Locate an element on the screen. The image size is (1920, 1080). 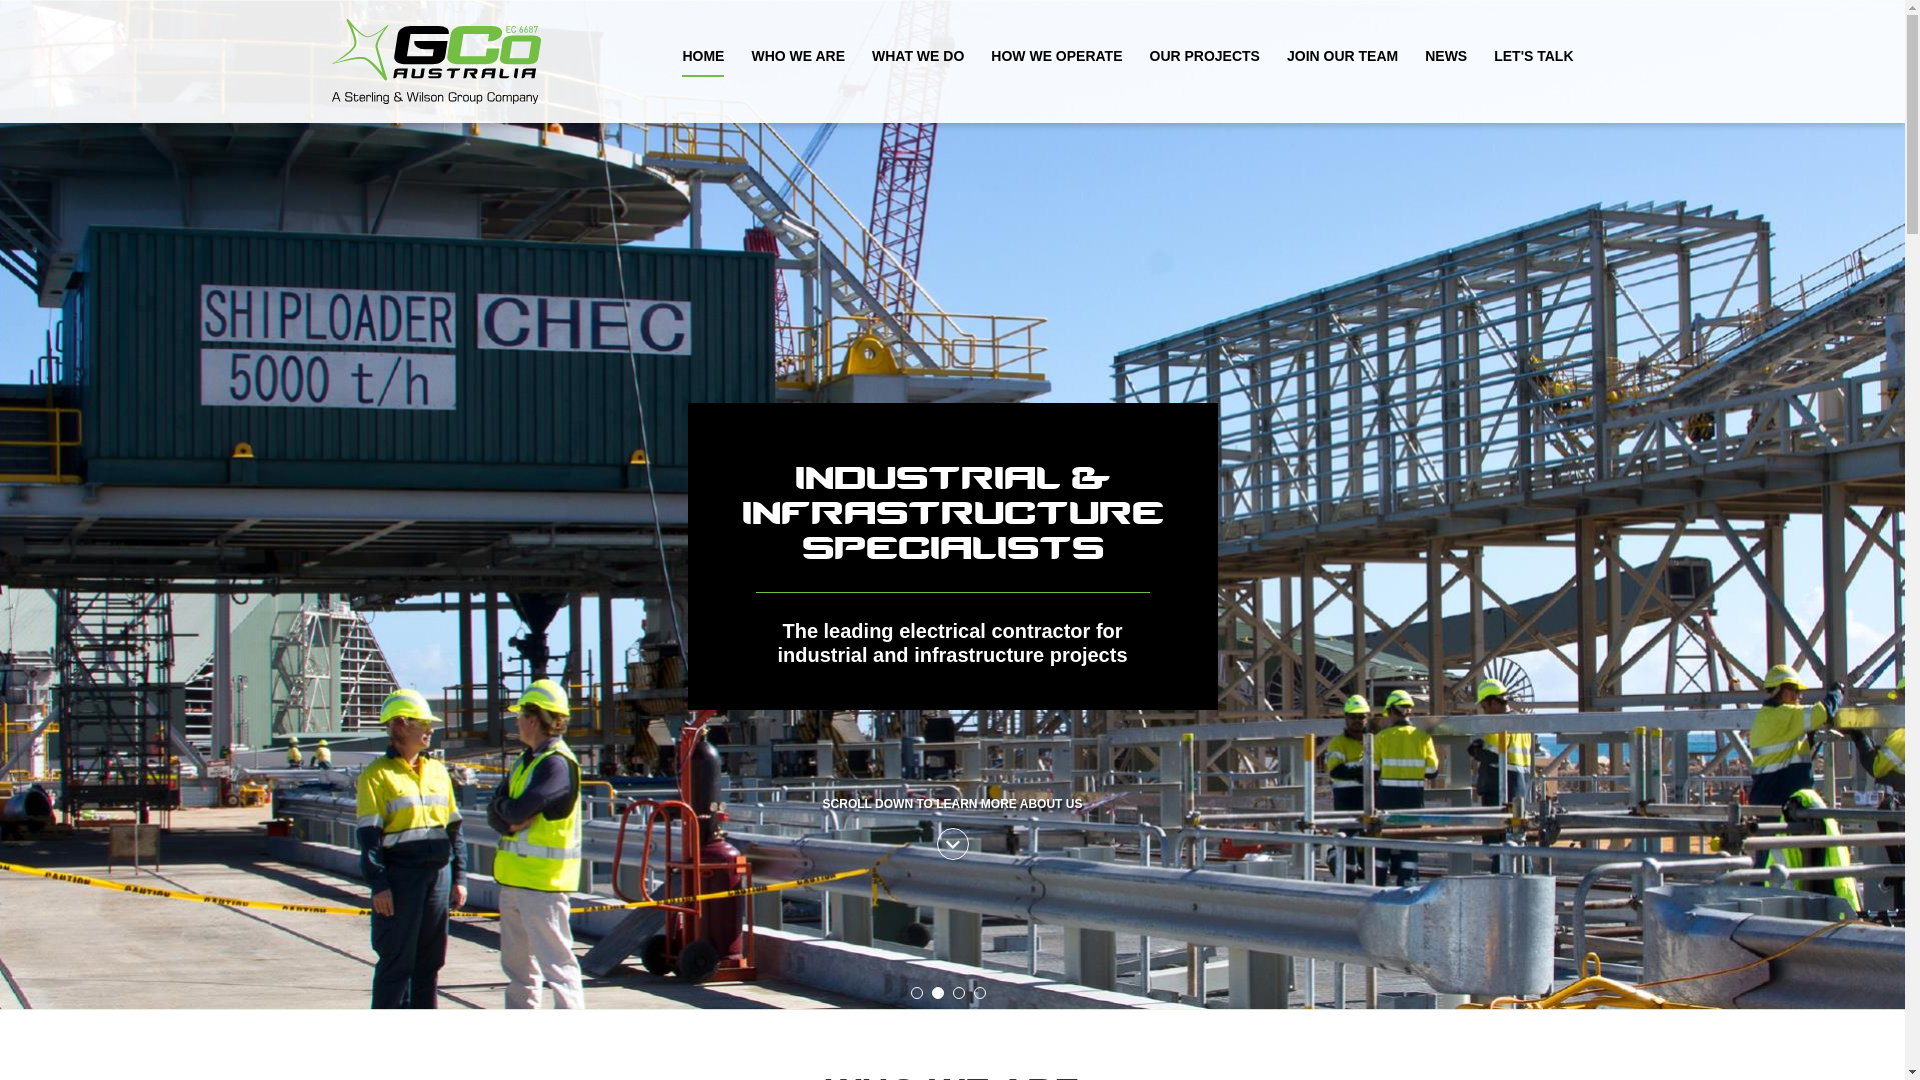
'OUR PROJECTS' is located at coordinates (1203, 56).